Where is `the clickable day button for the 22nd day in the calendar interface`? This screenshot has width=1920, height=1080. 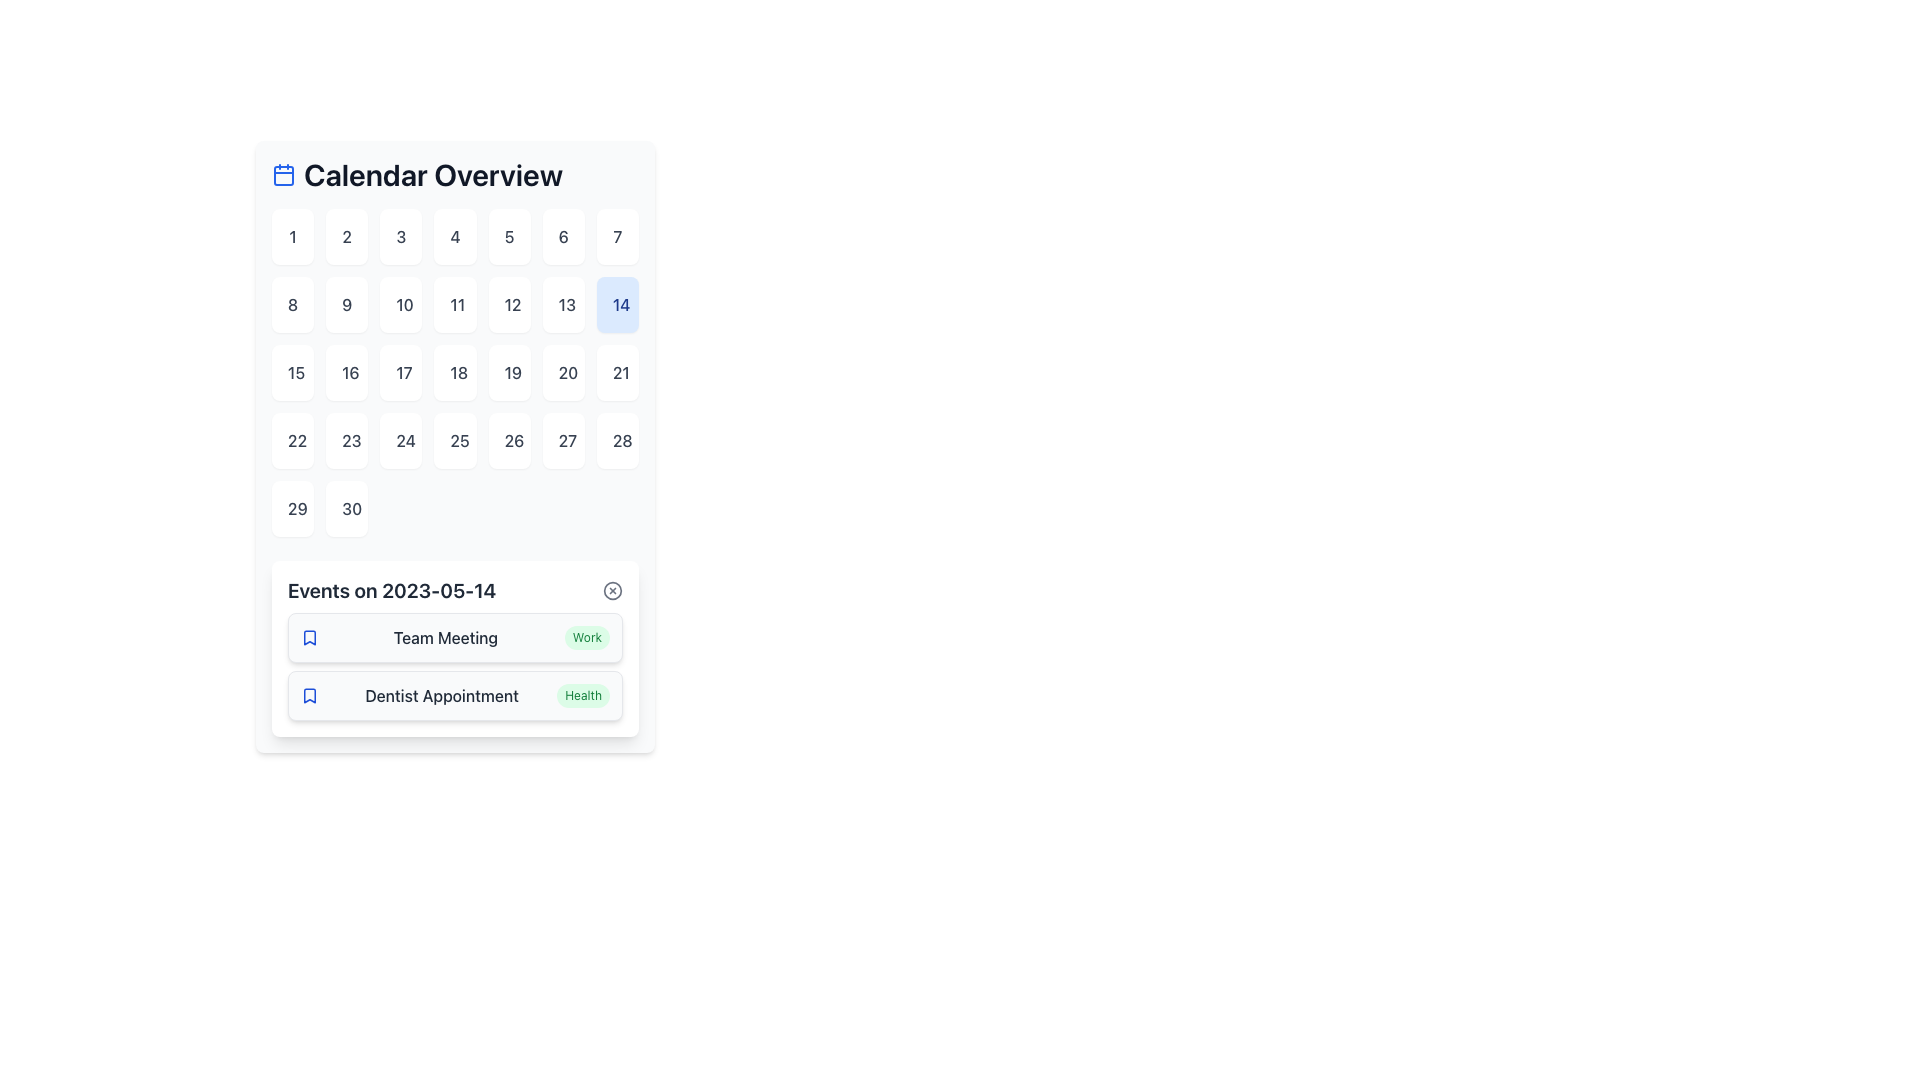
the clickable day button for the 22nd day in the calendar interface is located at coordinates (291, 439).